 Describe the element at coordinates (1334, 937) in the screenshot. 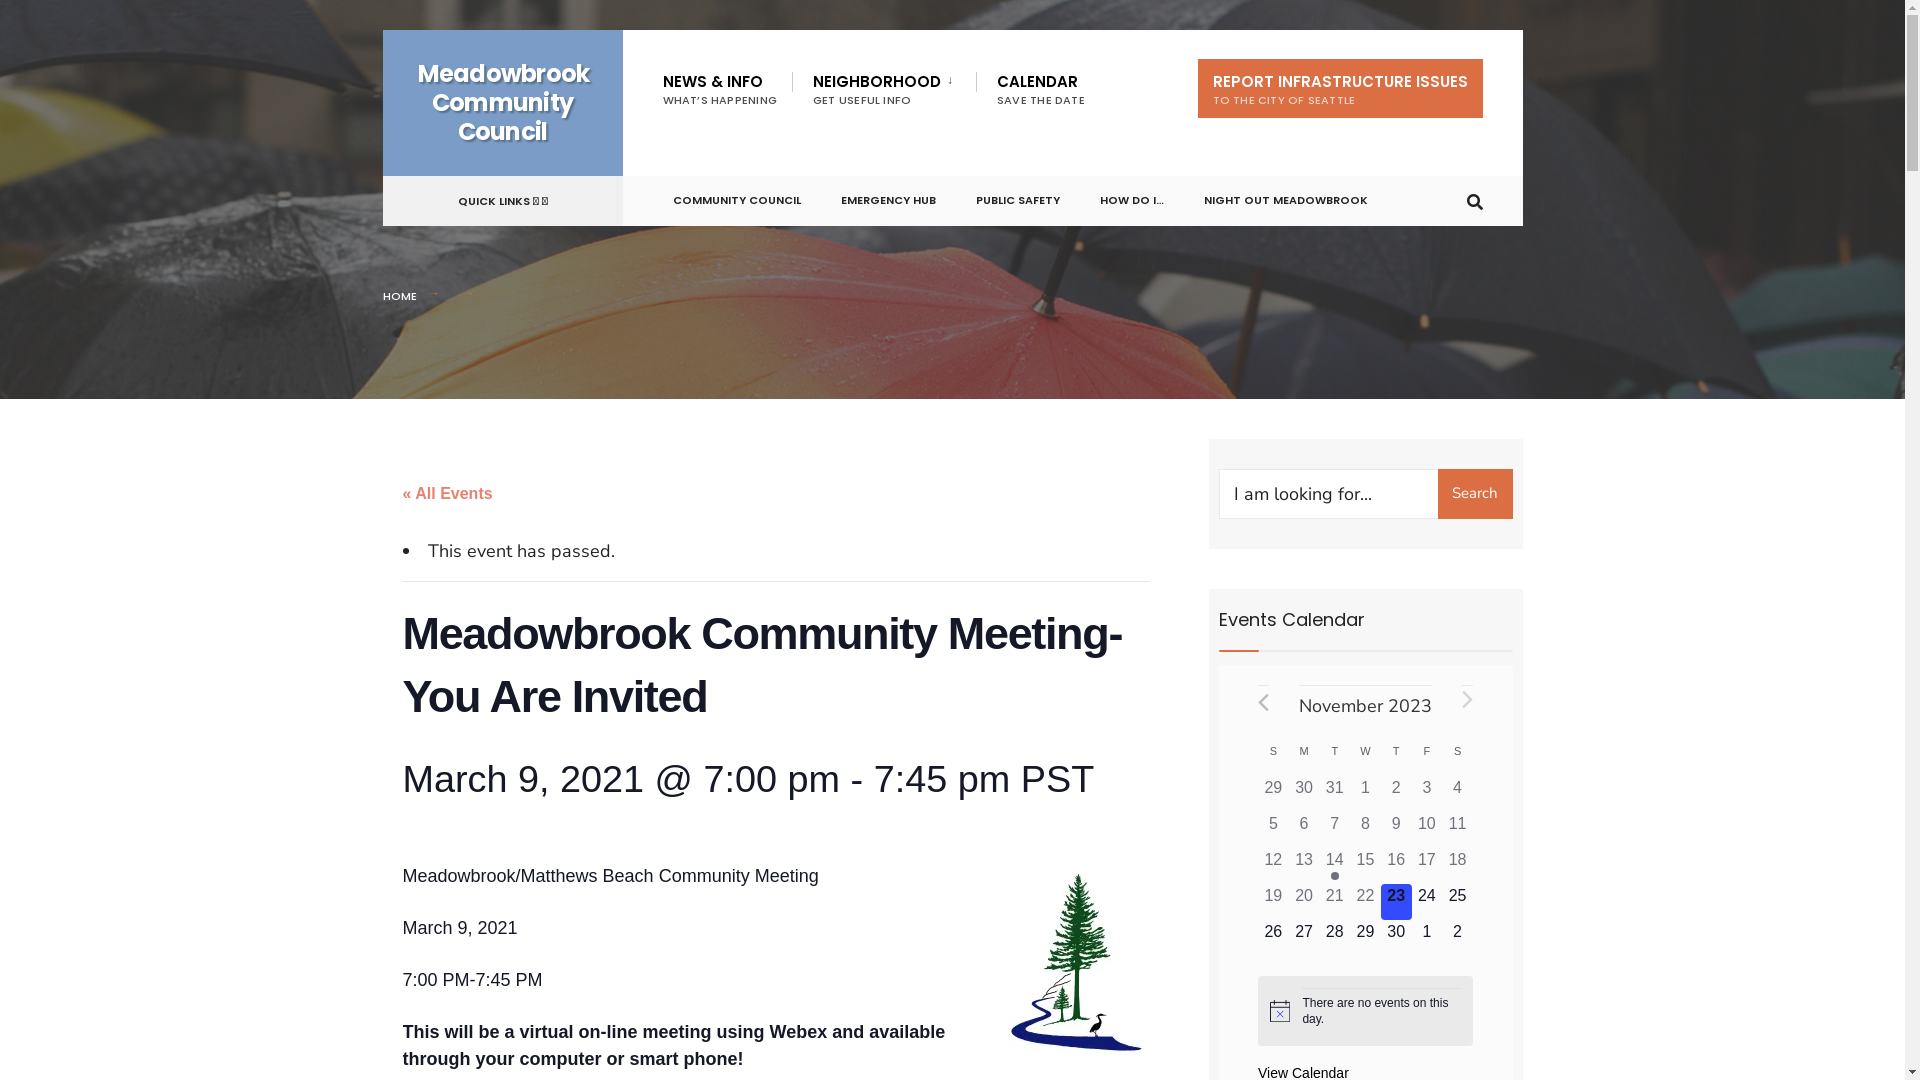

I see `'0 events,` at that location.